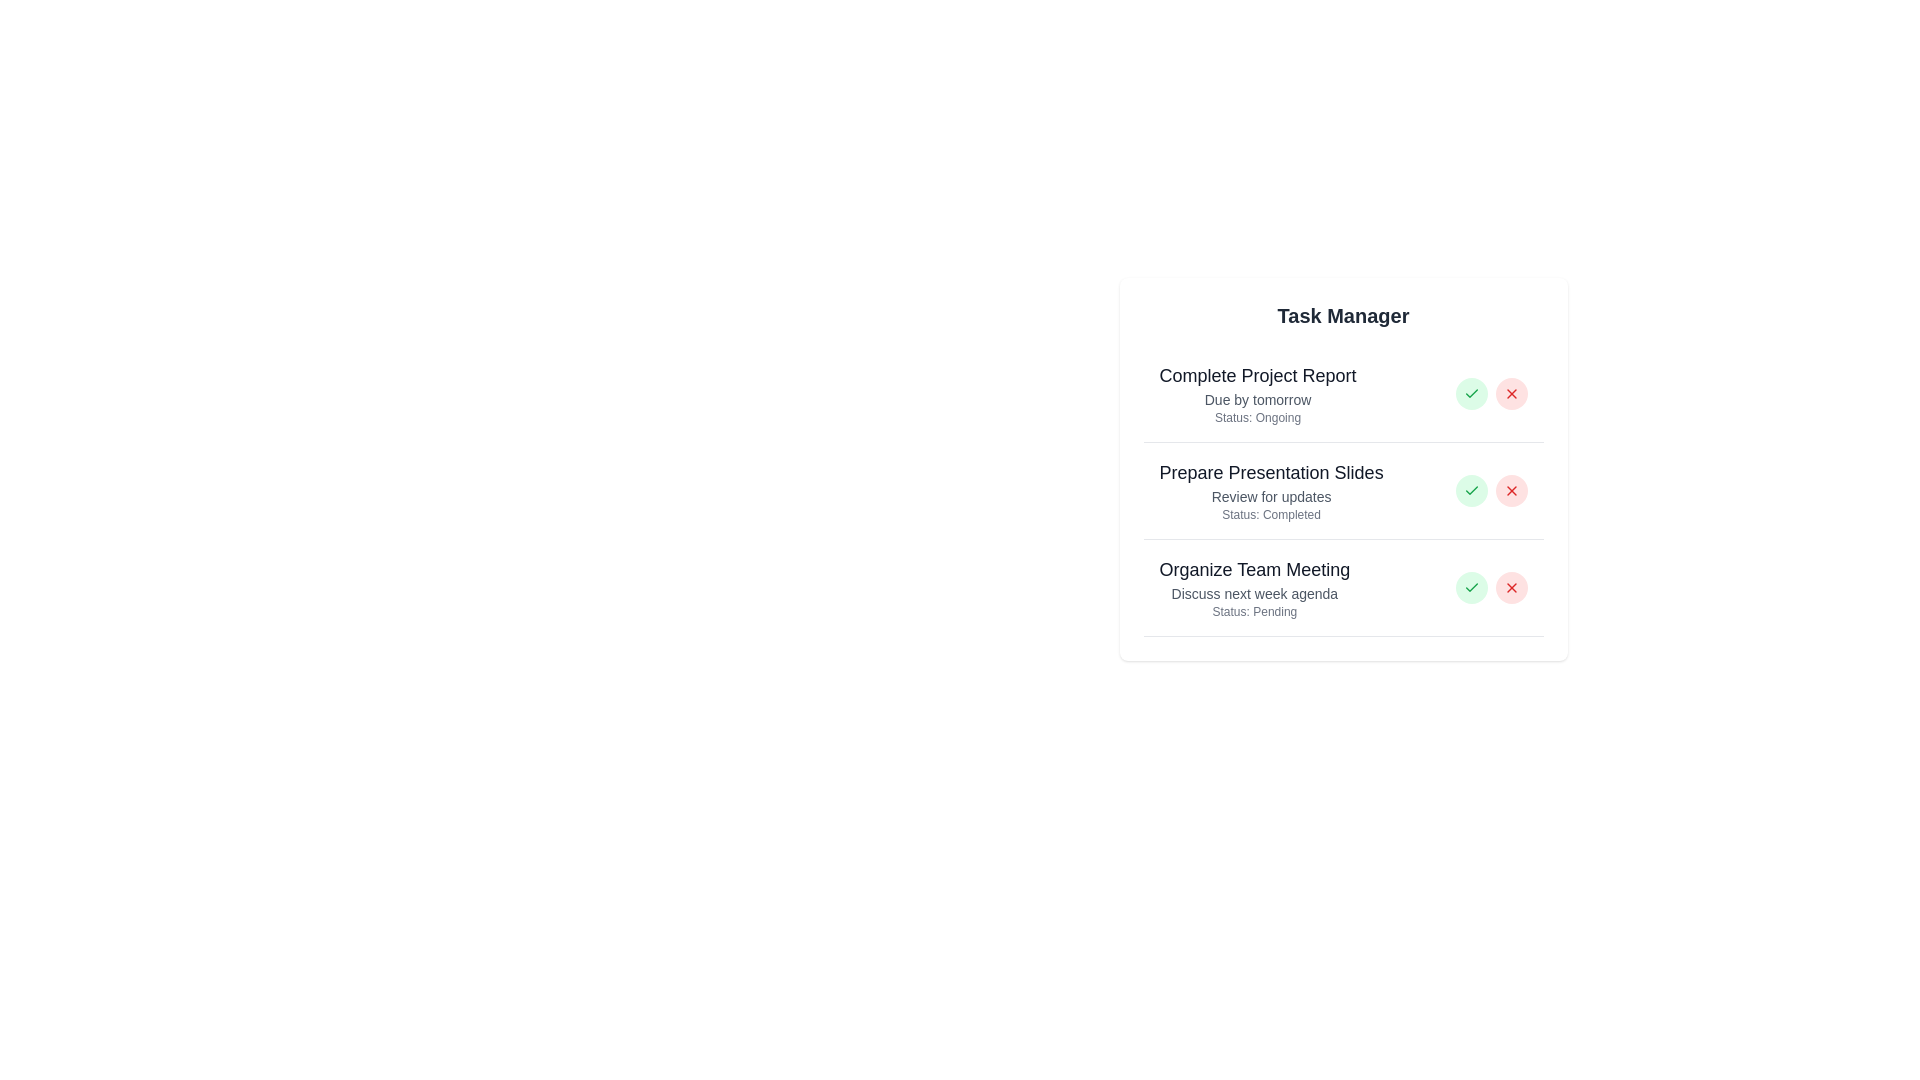 The width and height of the screenshot is (1920, 1080). What do you see at coordinates (1253, 593) in the screenshot?
I see `the text element that reads 'Discuss next week agenda.' which is styled in gray and located below 'Organize Team Meeting.'` at bounding box center [1253, 593].